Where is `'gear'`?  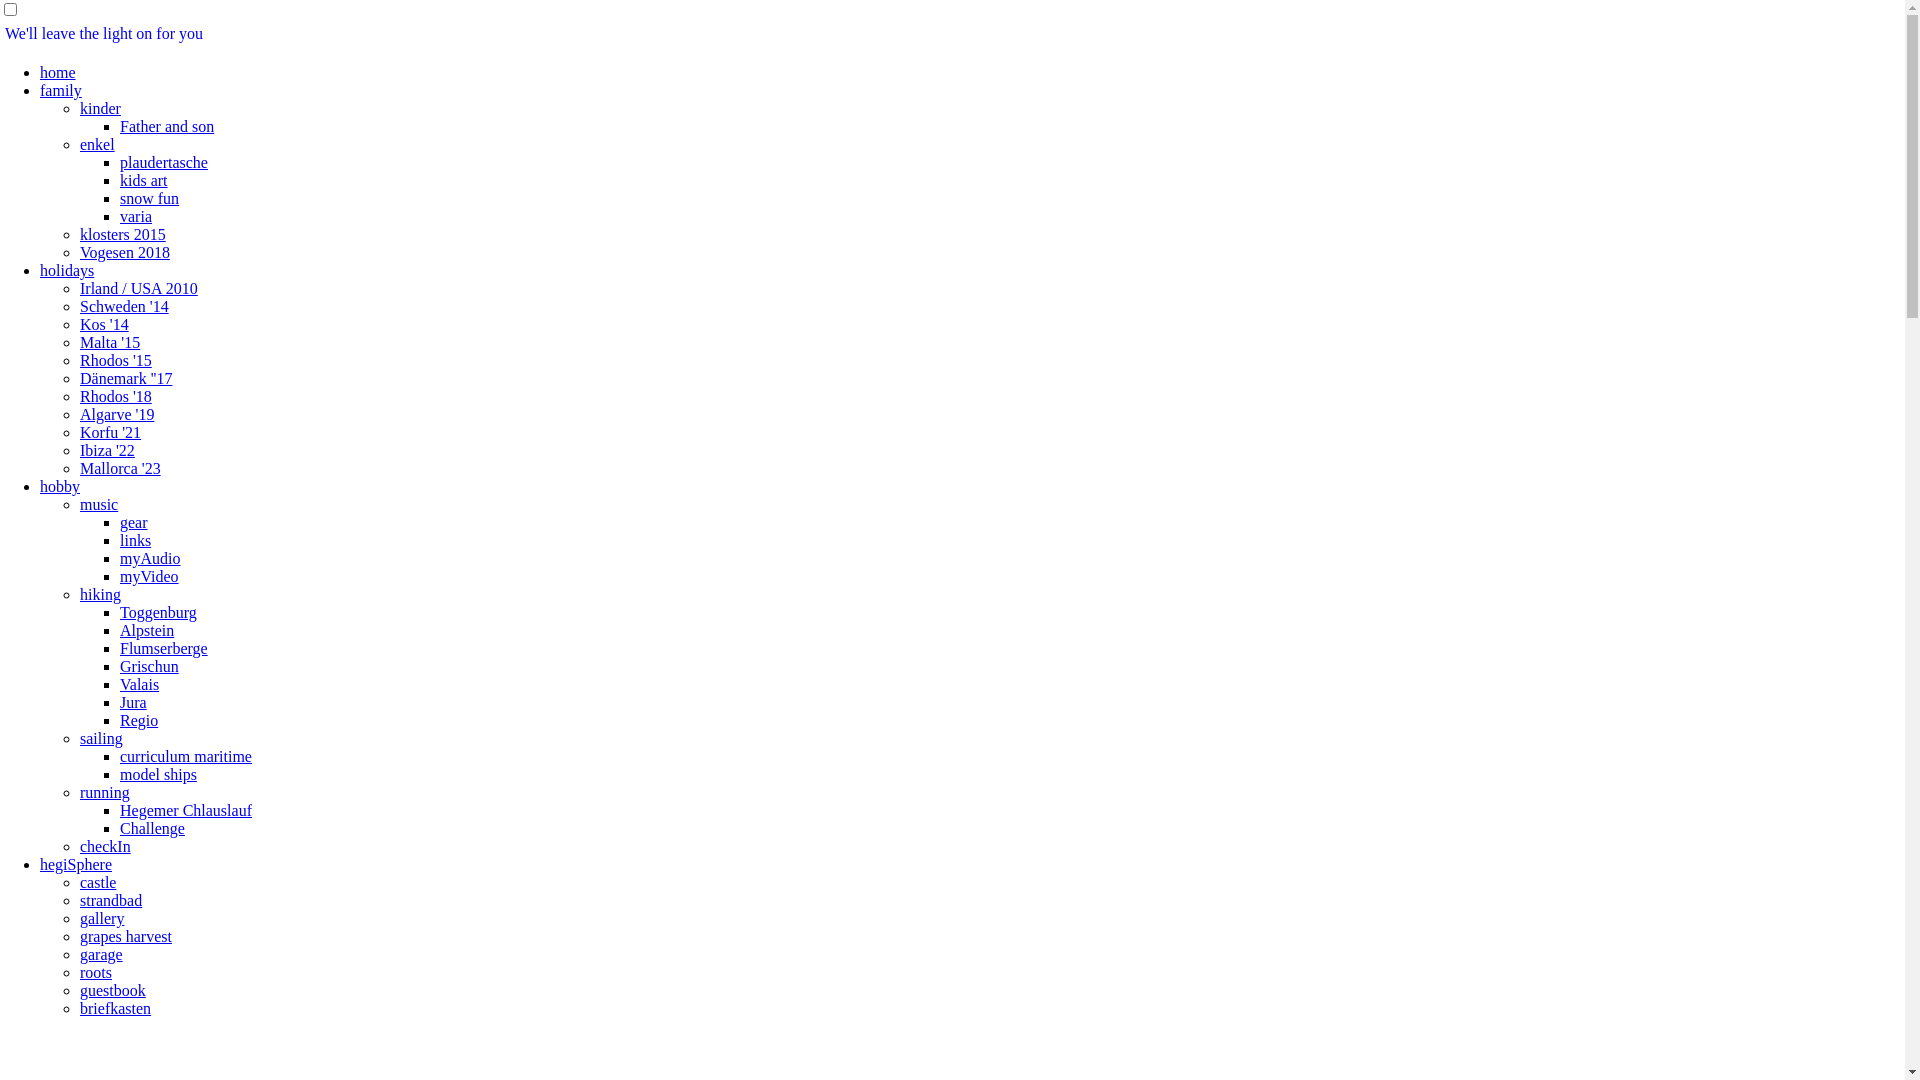 'gear' is located at coordinates (133, 521).